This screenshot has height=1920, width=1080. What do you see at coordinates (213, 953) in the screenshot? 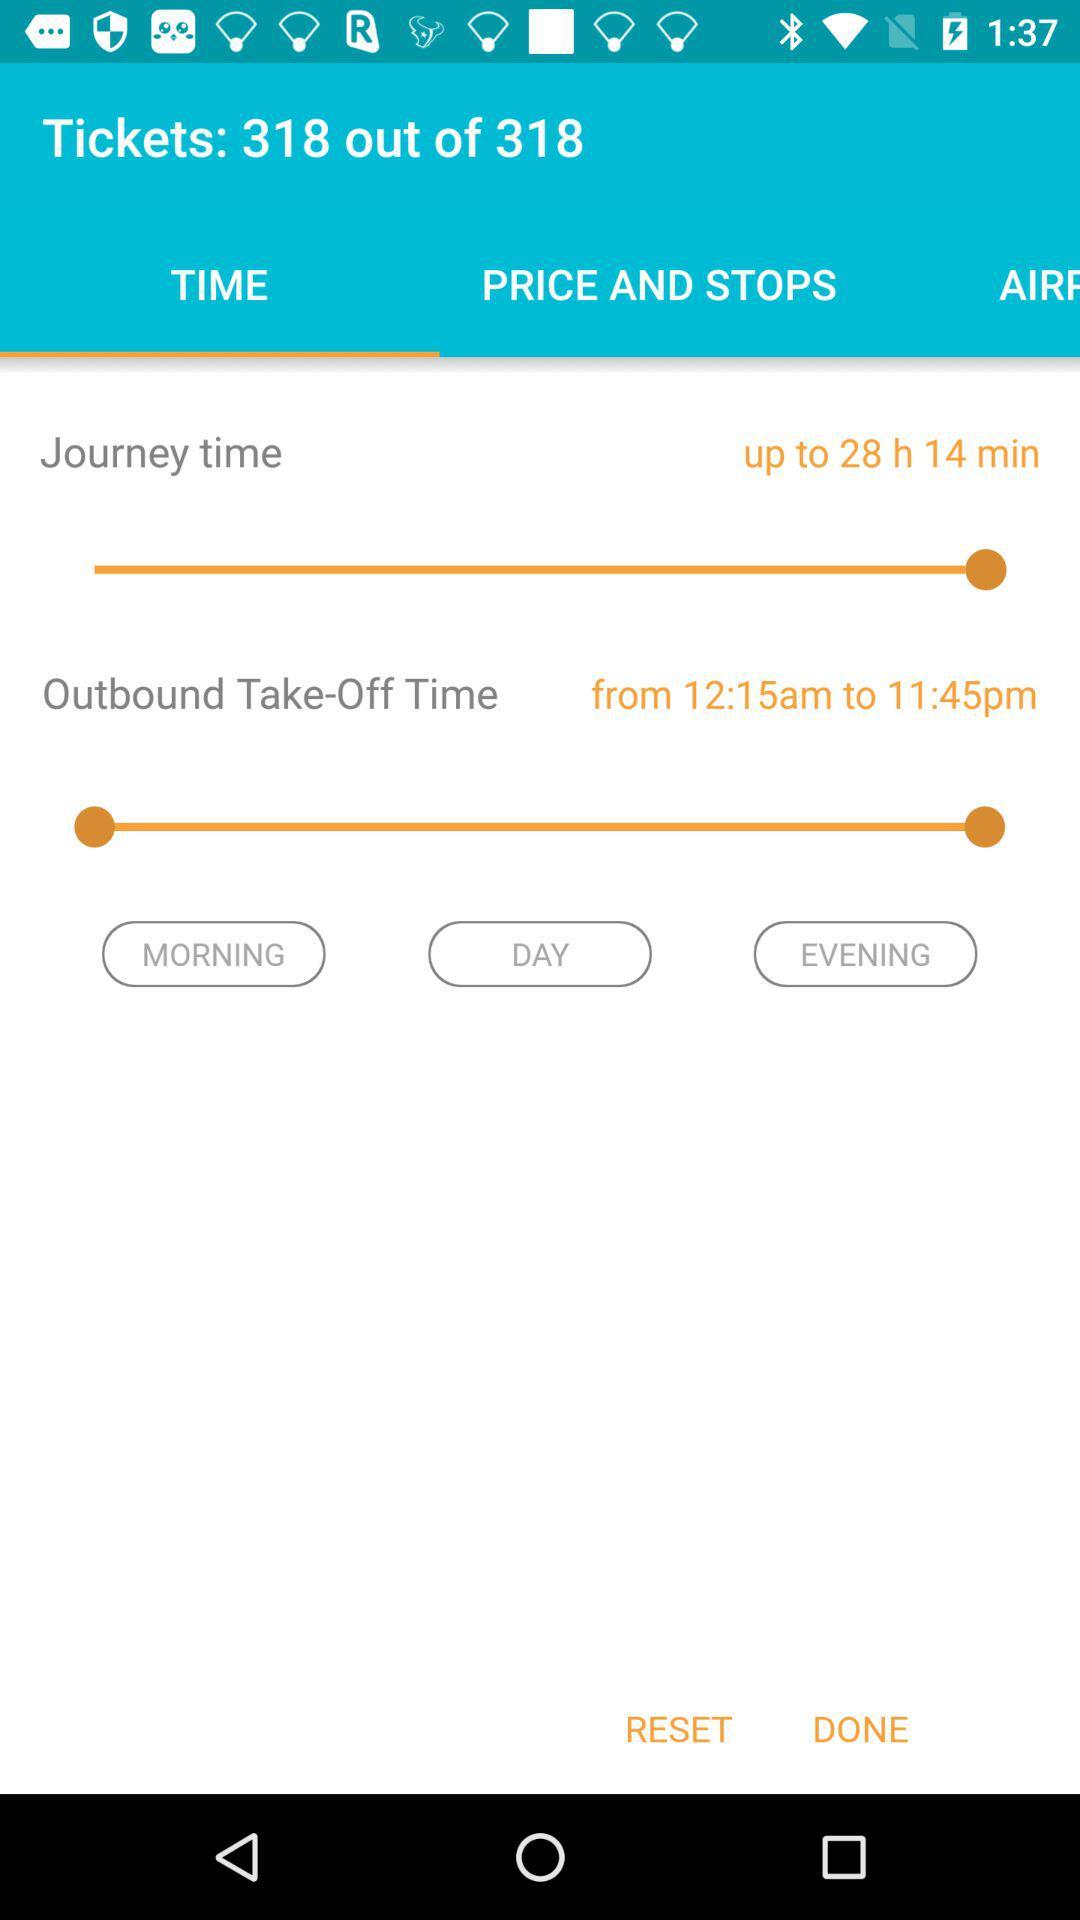
I see `the morning icon` at bounding box center [213, 953].